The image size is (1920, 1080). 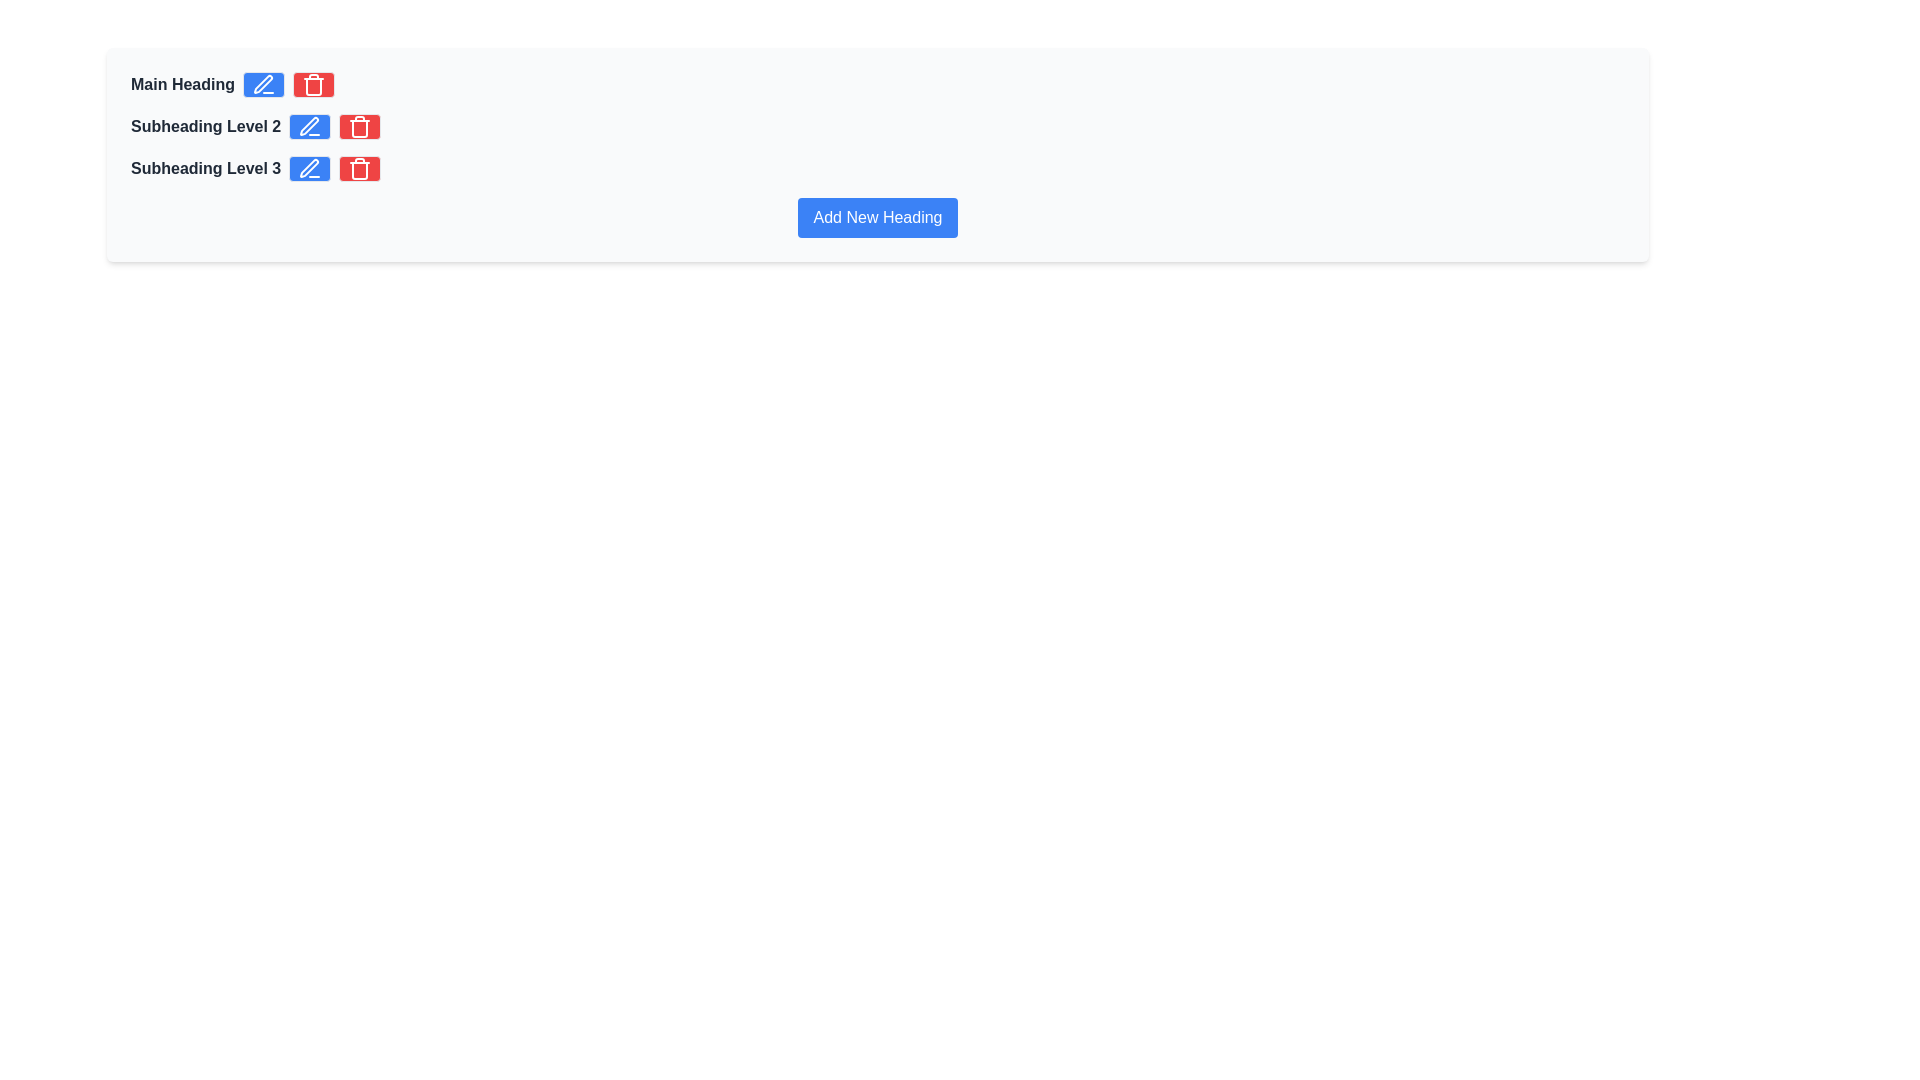 What do you see at coordinates (878, 218) in the screenshot?
I see `the rectangular button with rounded corners, blue background, and white bold text that reads 'Add New Heading'` at bounding box center [878, 218].